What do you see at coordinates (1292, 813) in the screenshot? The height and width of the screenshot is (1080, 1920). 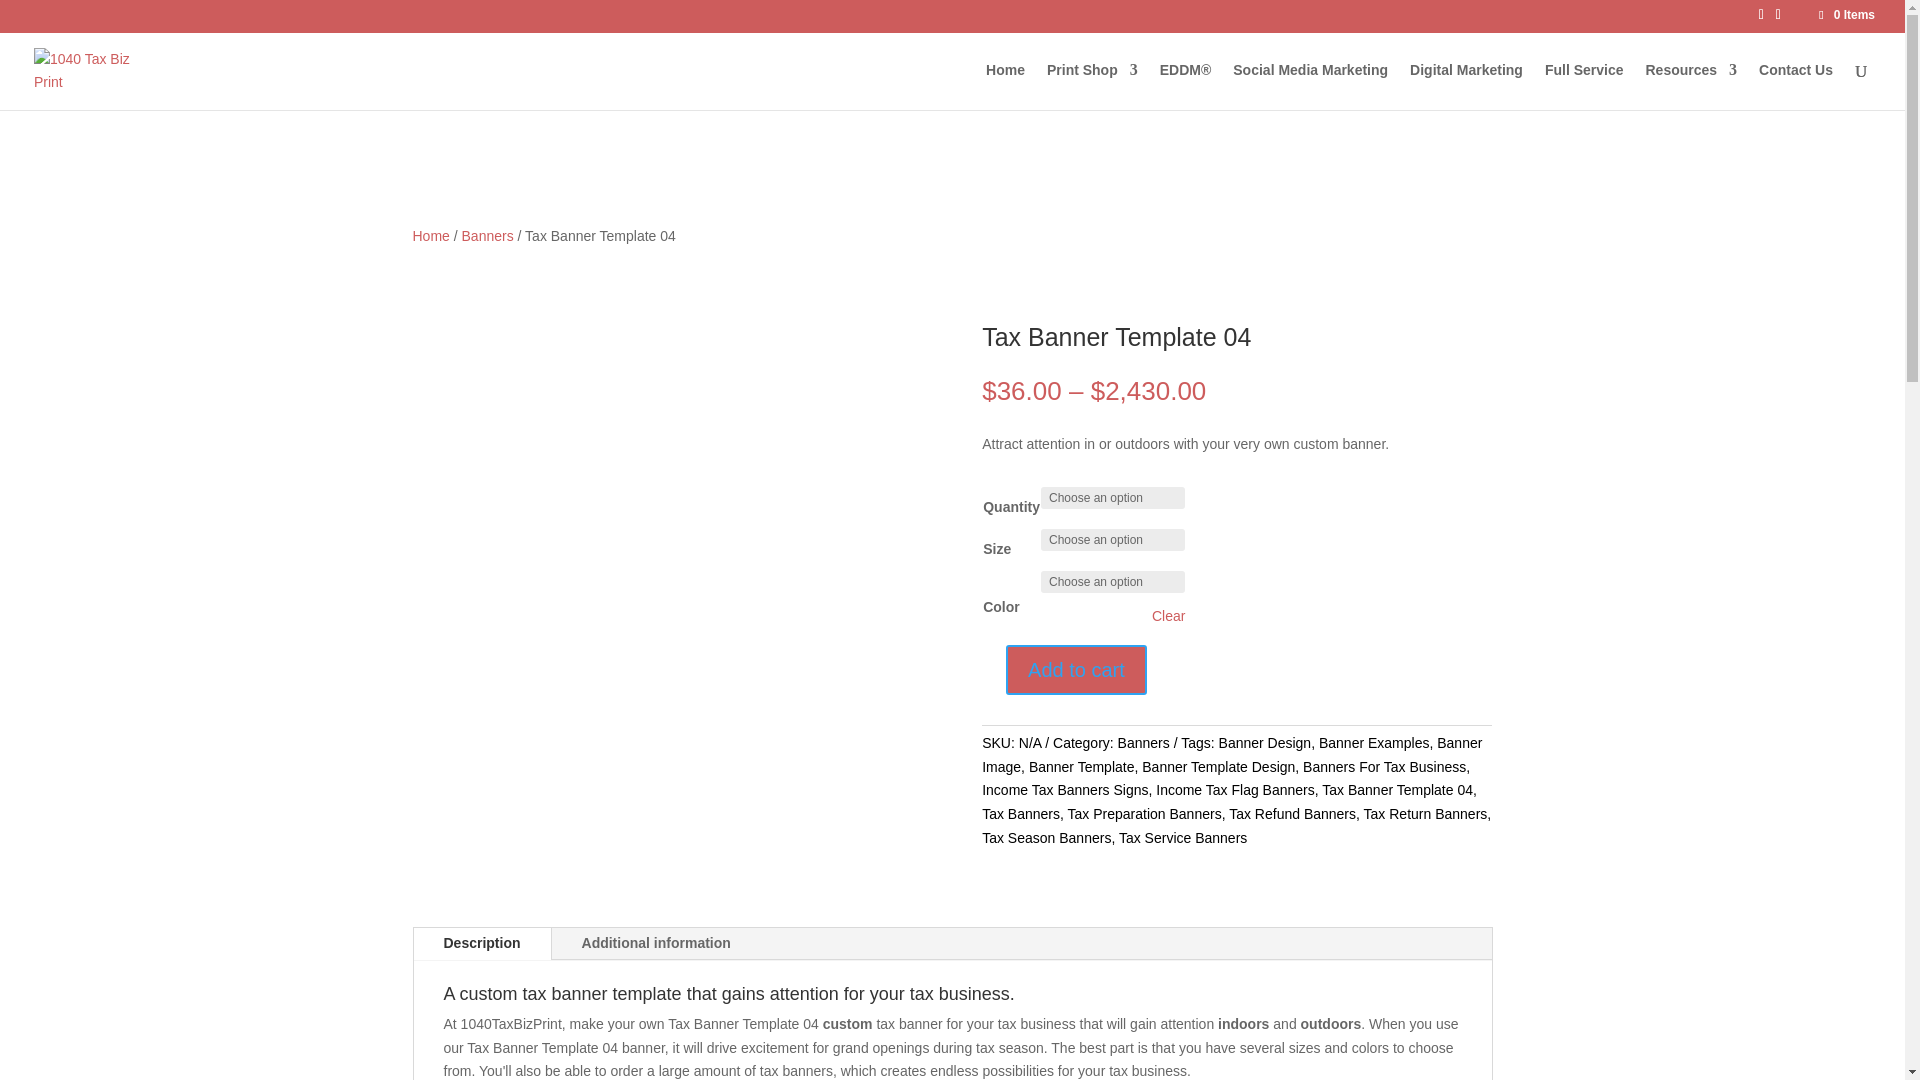 I see `'Tax Refund Banners'` at bounding box center [1292, 813].